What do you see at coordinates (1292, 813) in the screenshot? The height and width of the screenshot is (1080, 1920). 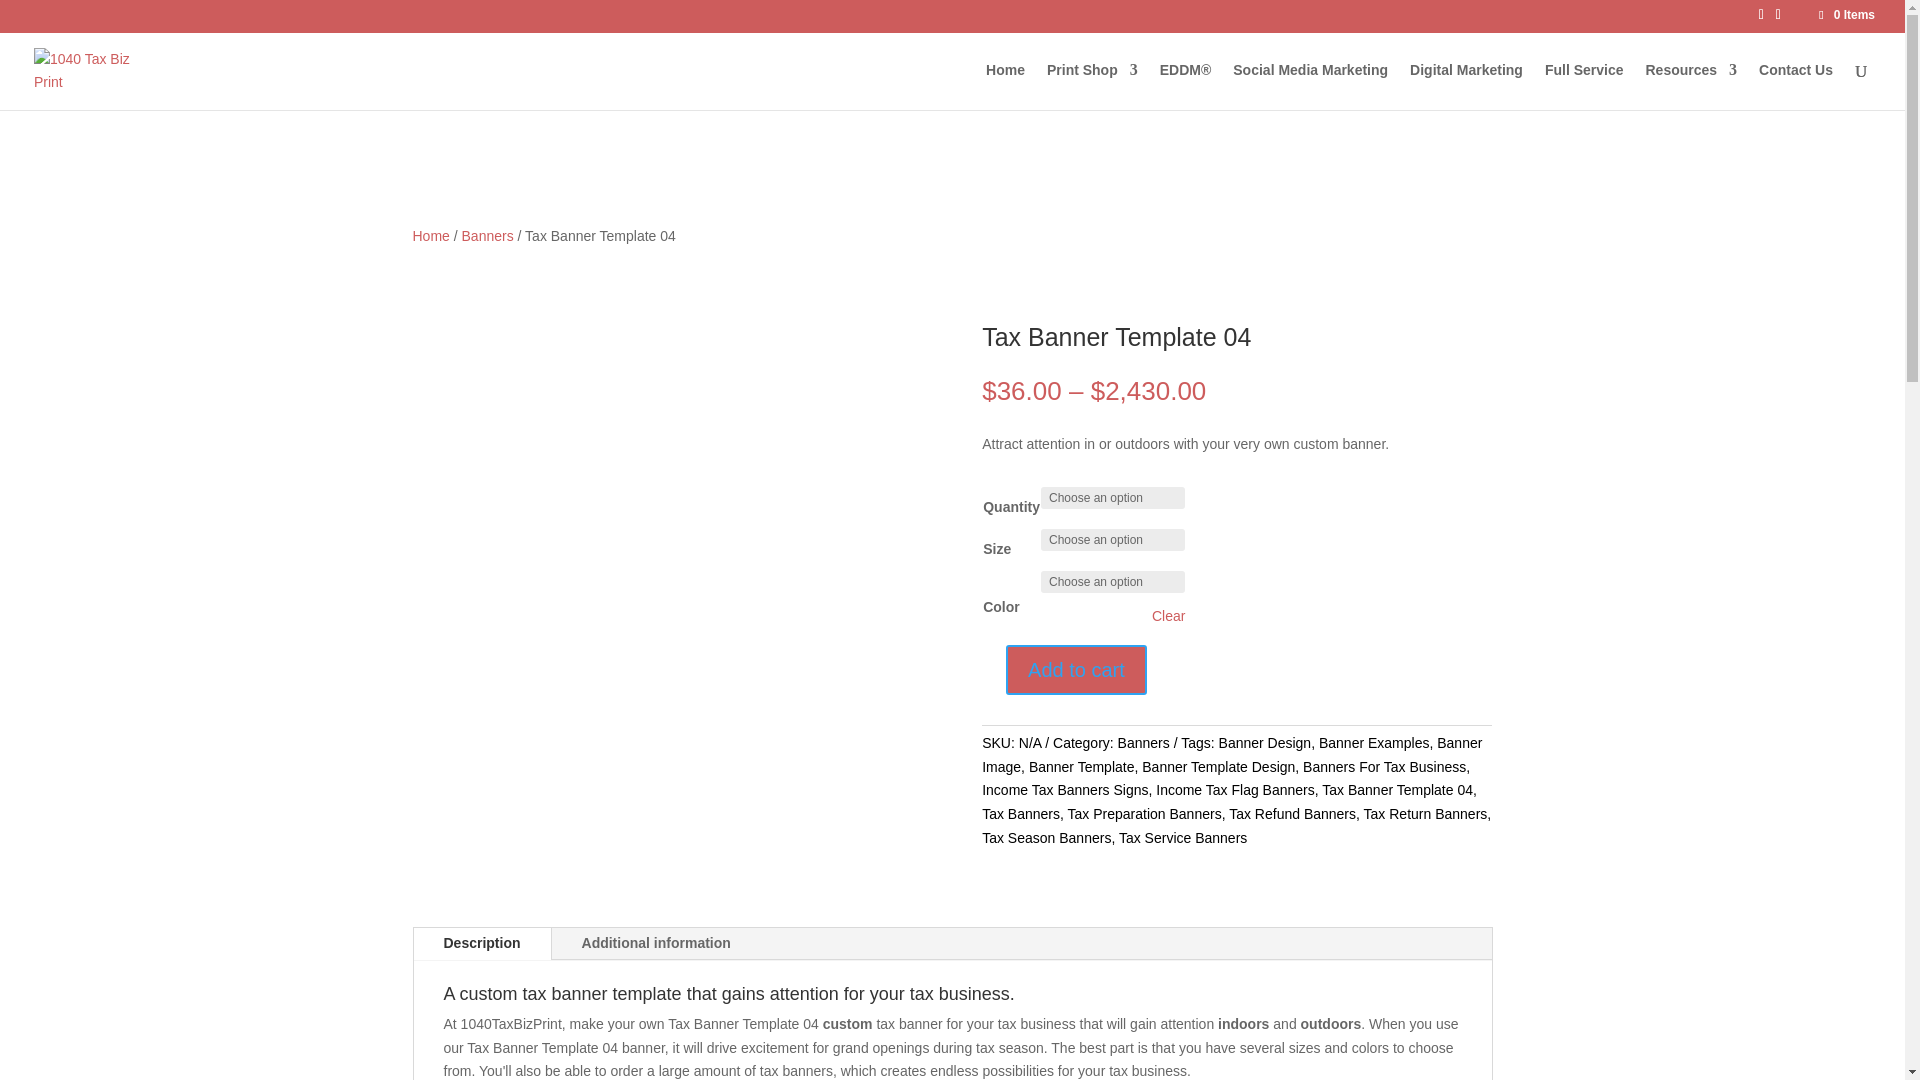 I see `'Tax Refund Banners'` at bounding box center [1292, 813].